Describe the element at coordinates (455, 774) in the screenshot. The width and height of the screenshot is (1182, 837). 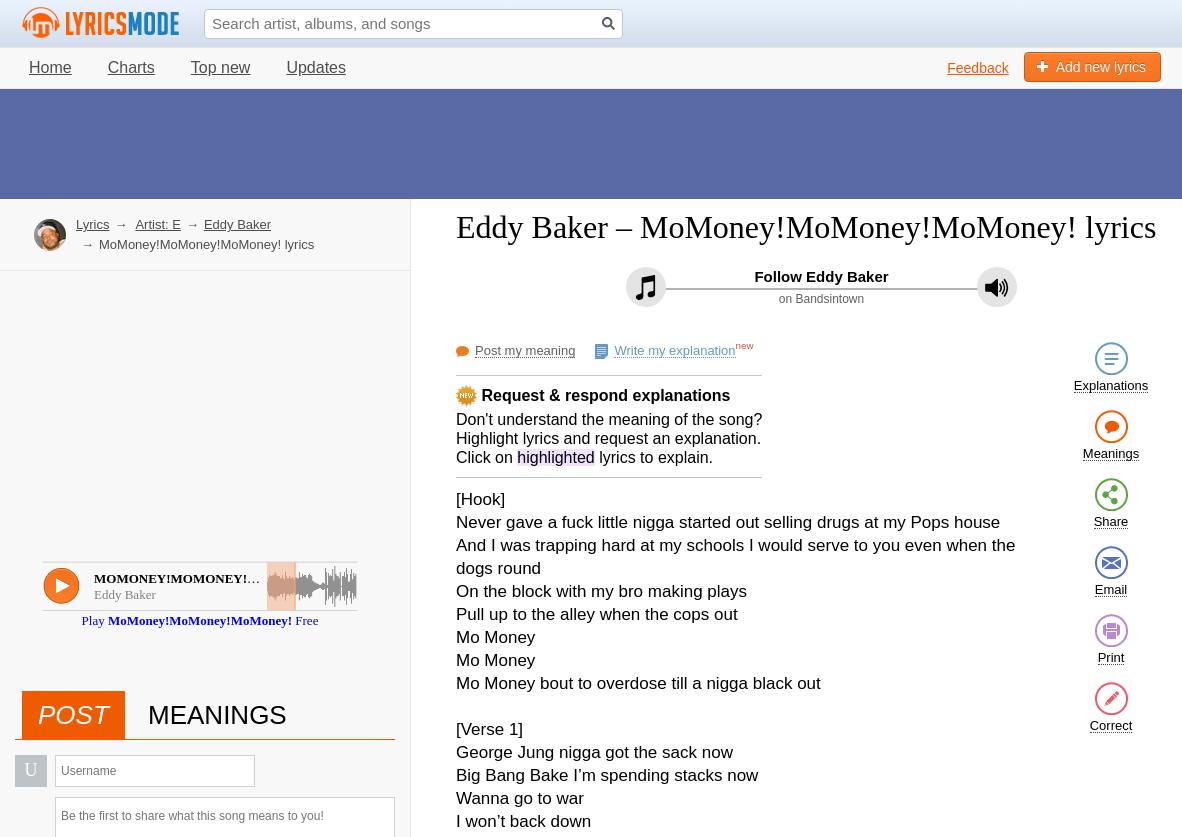
I see `'Big Bang Bake I’m spending stacks now'` at that location.